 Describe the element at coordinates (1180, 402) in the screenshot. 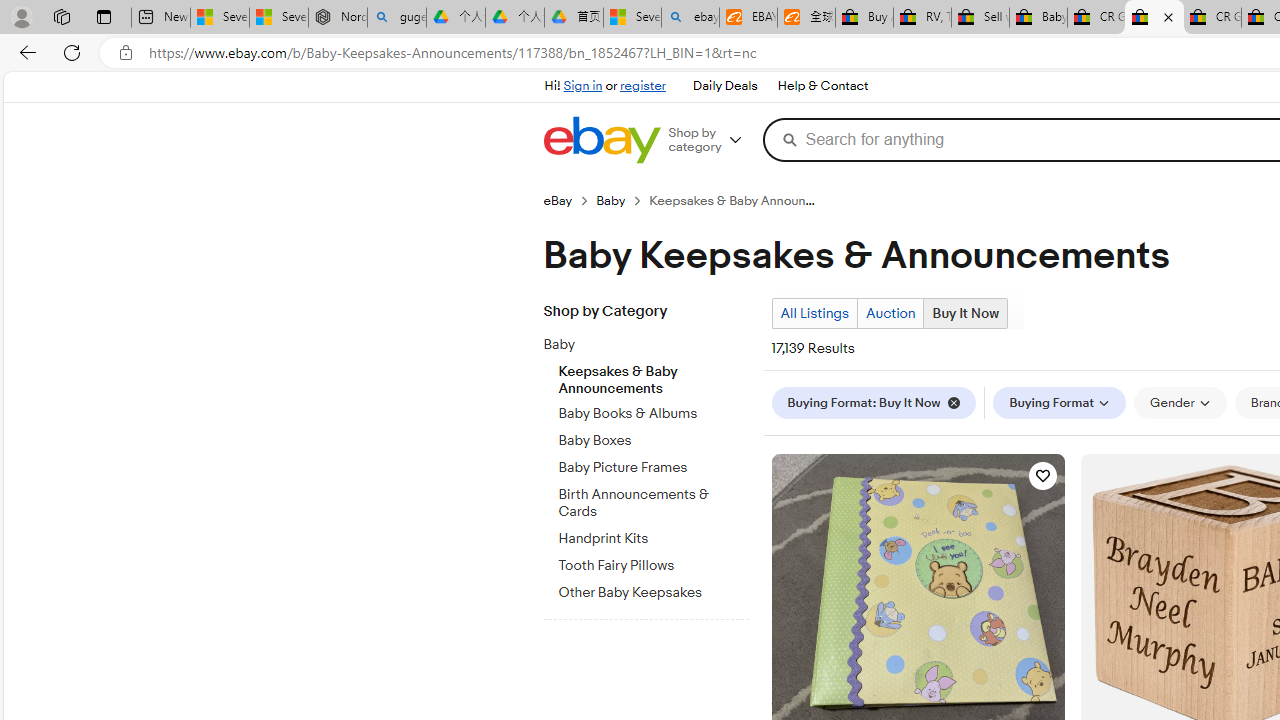

I see `'Gender'` at that location.